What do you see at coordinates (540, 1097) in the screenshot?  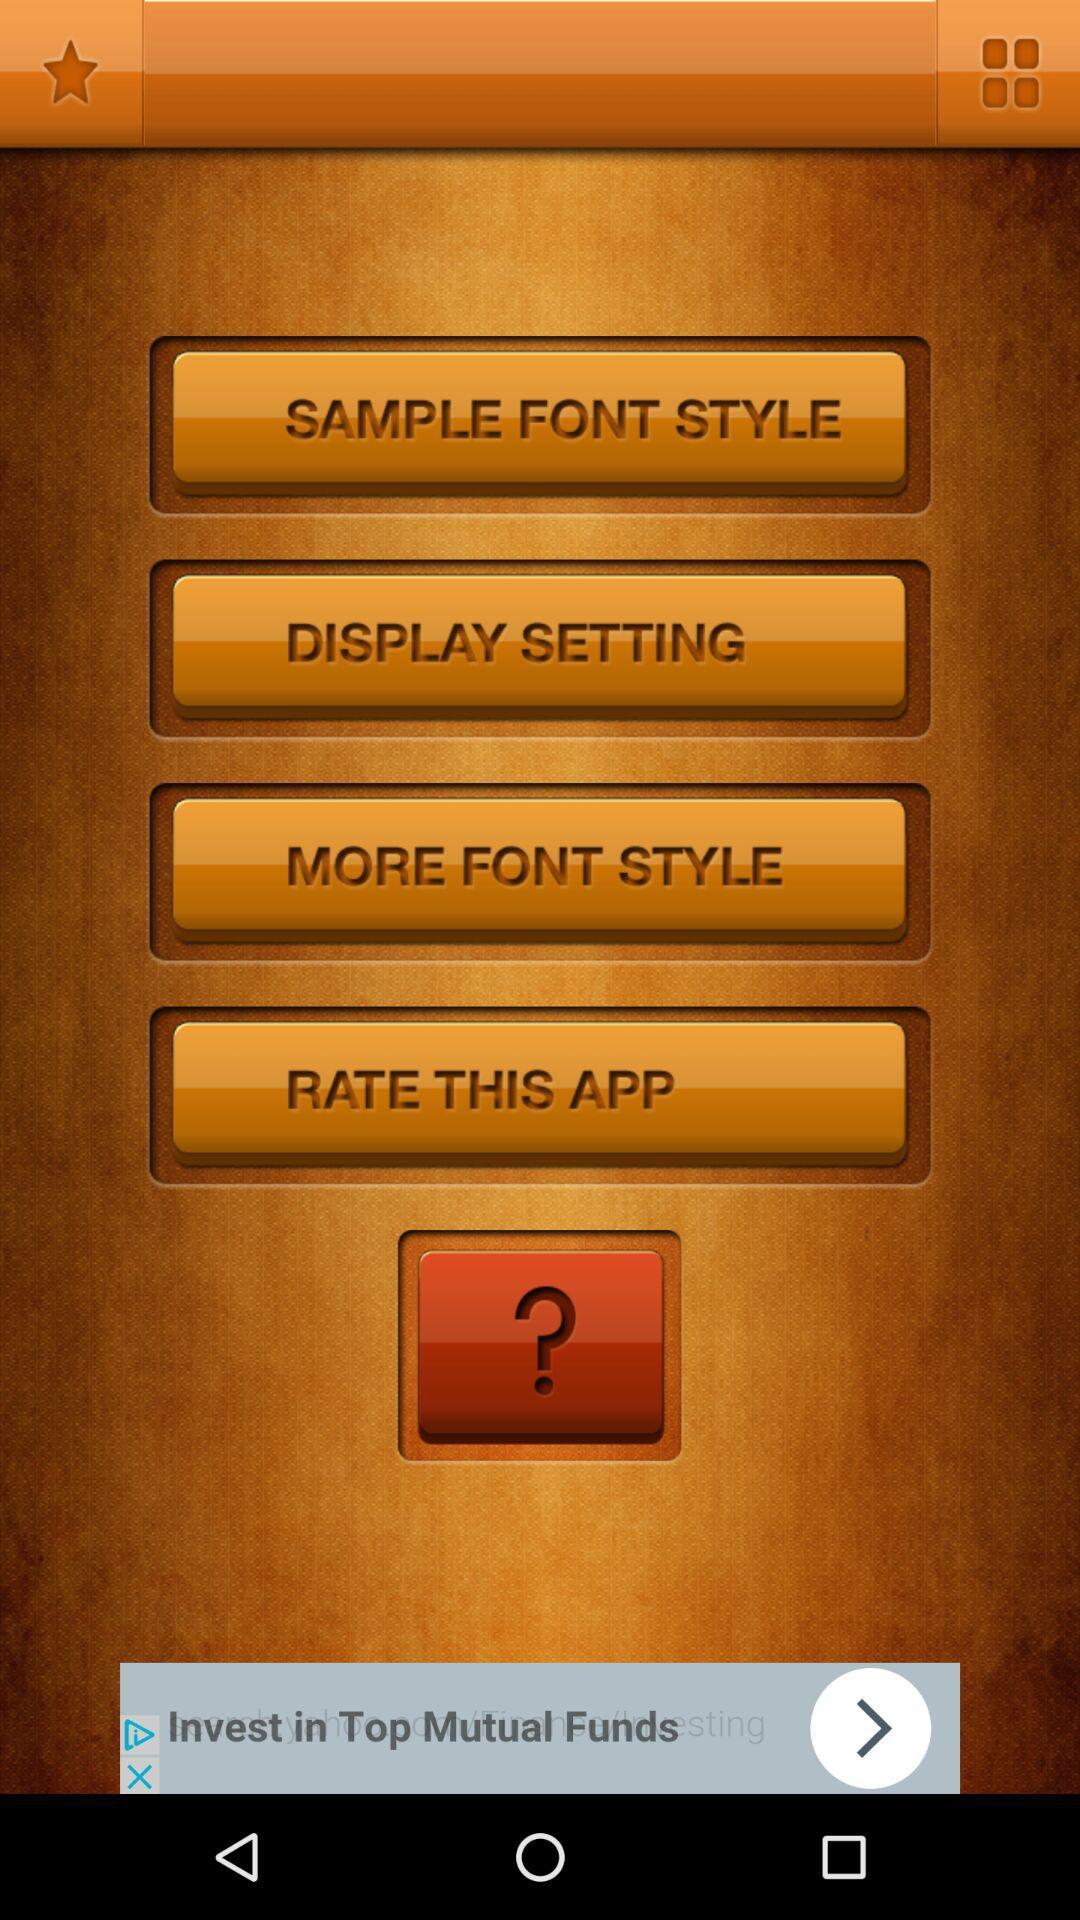 I see `rate this app` at bounding box center [540, 1097].